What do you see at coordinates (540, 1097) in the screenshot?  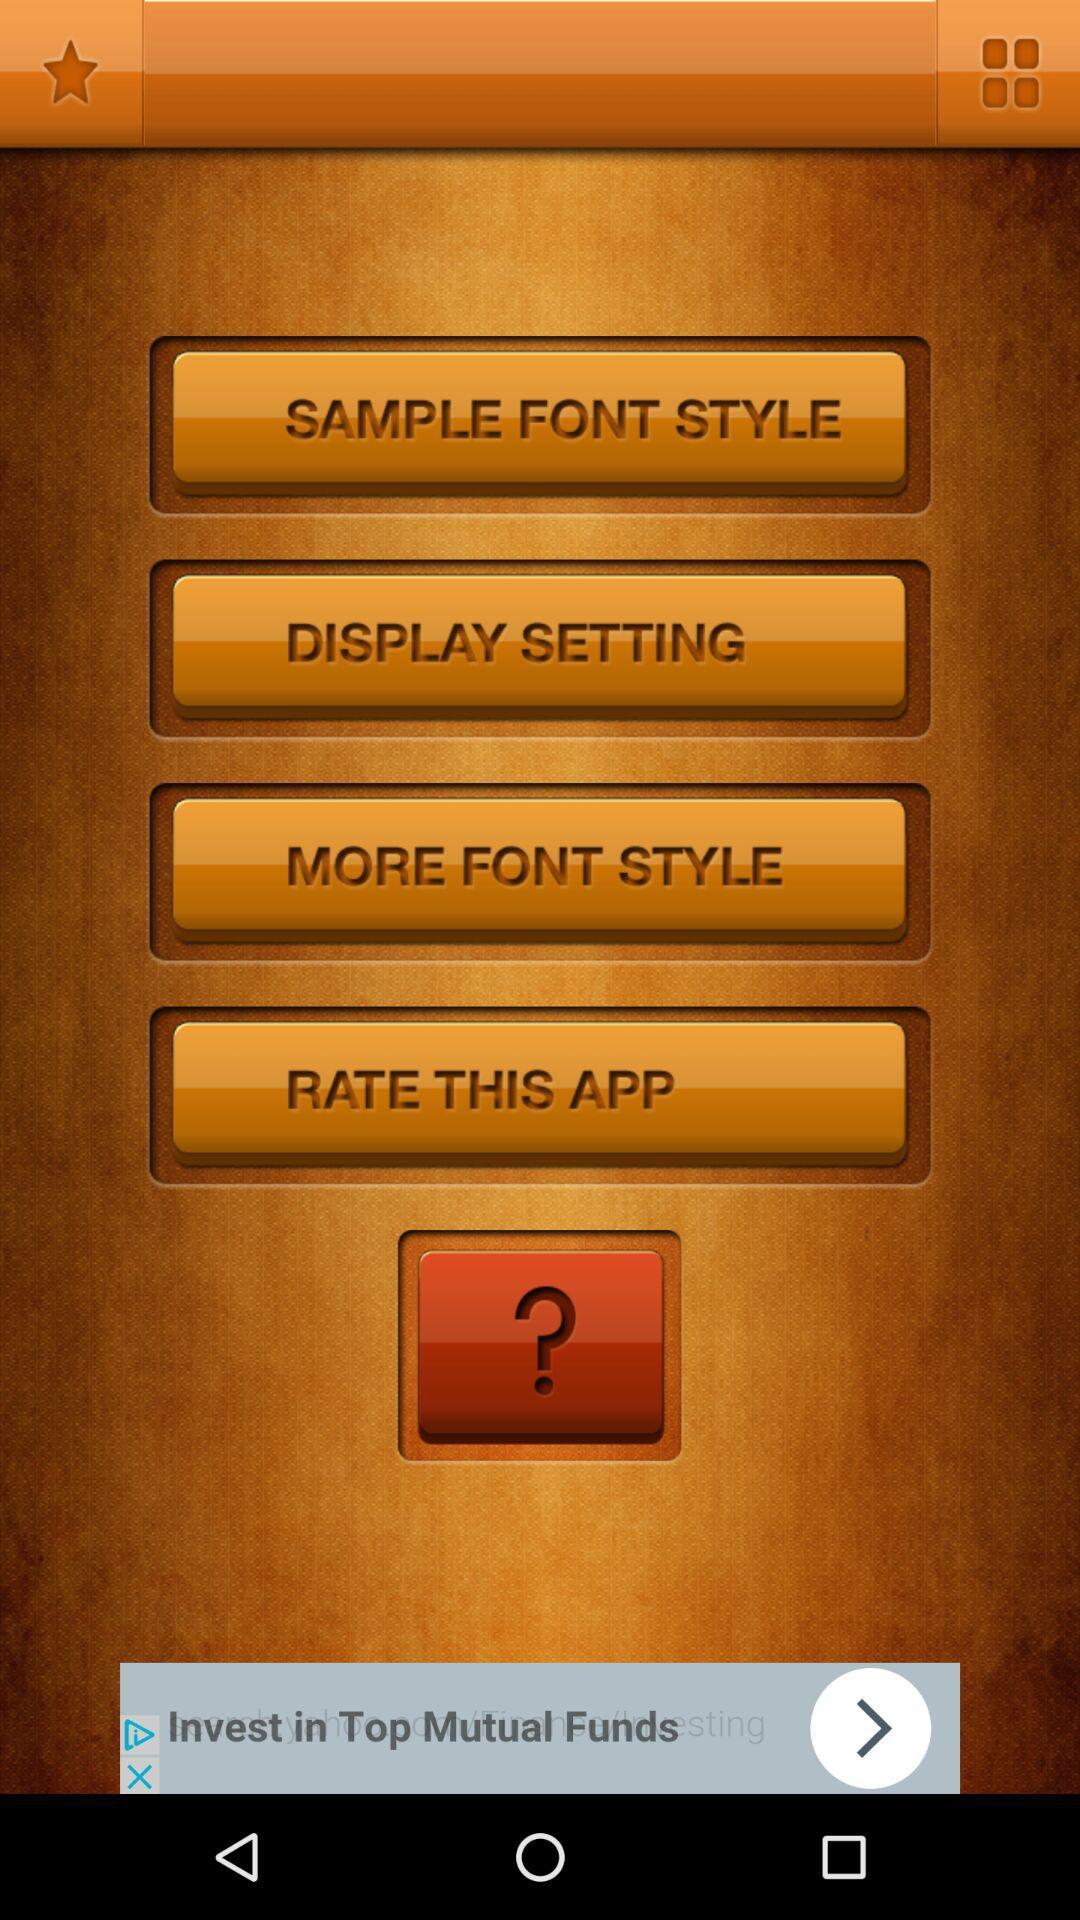 I see `rate this app` at bounding box center [540, 1097].